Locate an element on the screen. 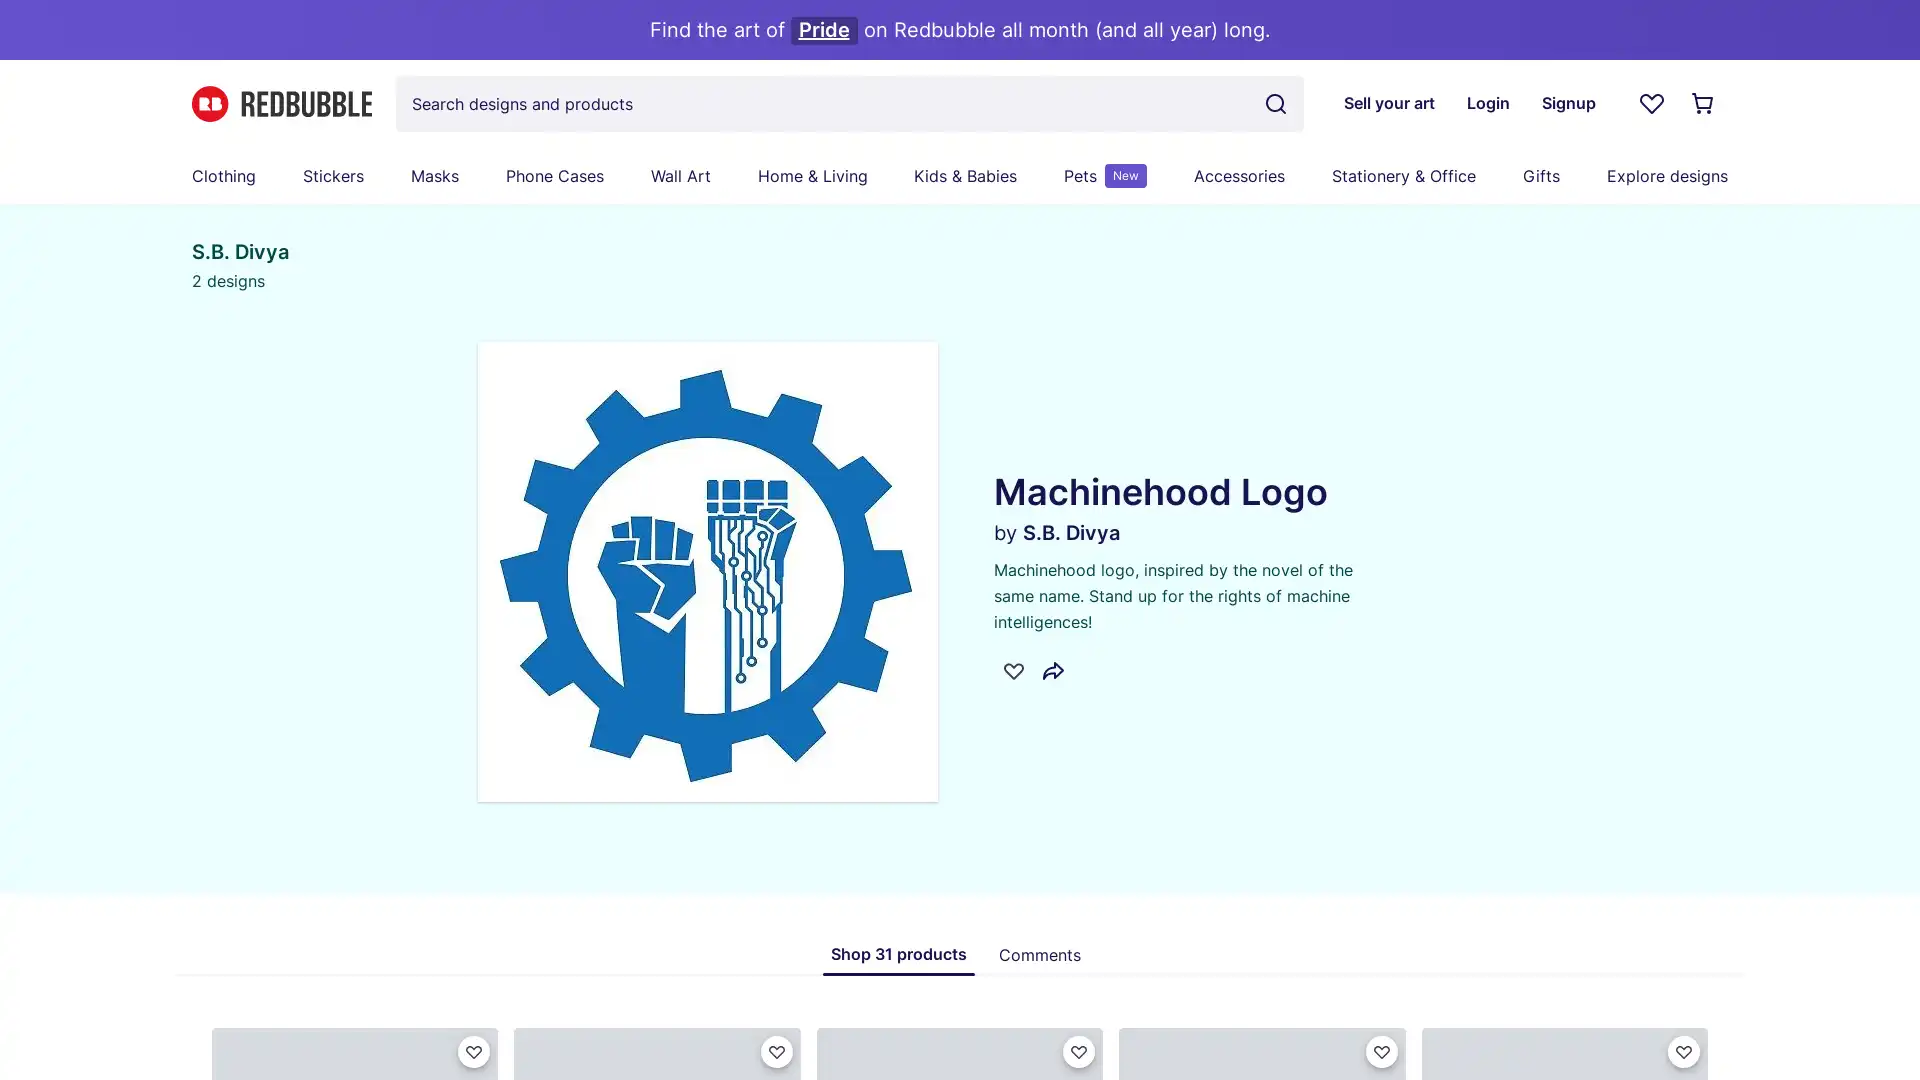  Search term is located at coordinates (1275, 104).